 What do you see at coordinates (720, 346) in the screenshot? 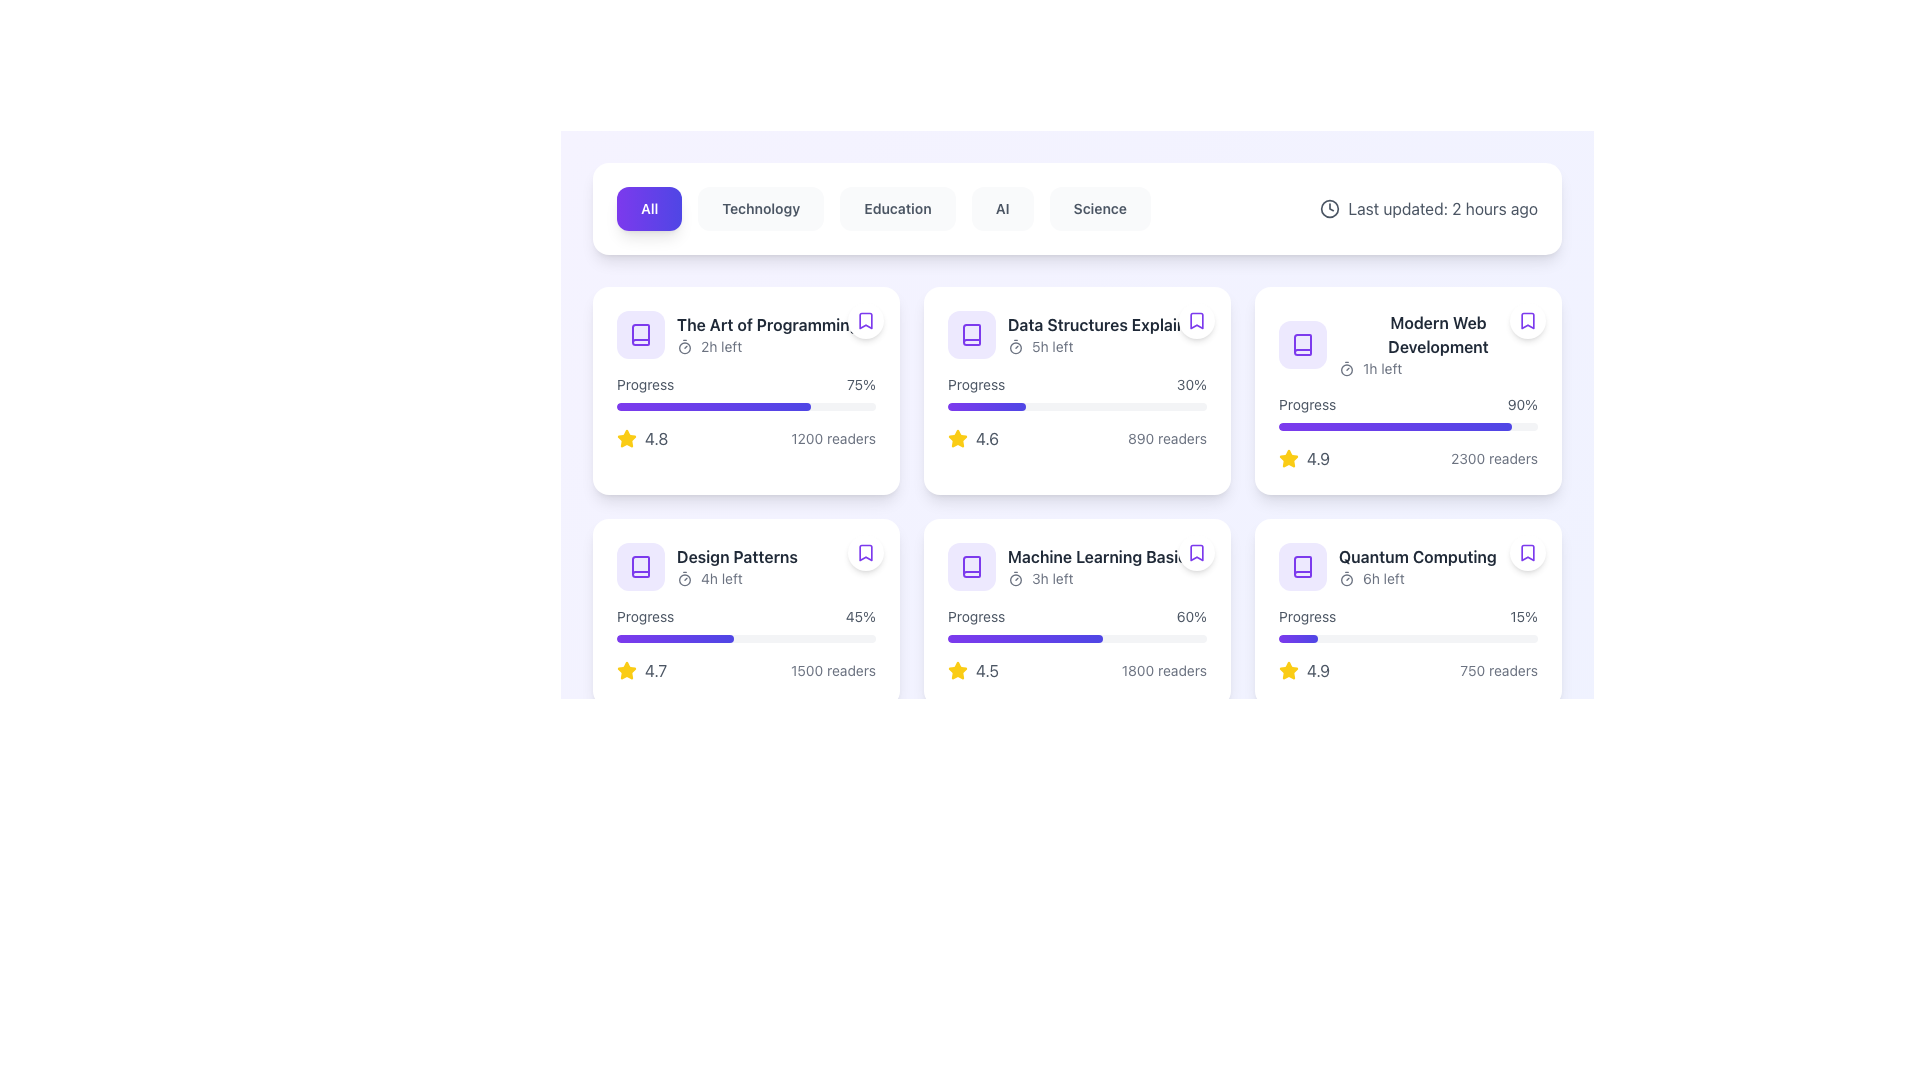
I see `the text label that displays '2h left', which is styled in a small, gray font and located to the right of a circular timer icon at the top left of the first card in the grid` at bounding box center [720, 346].